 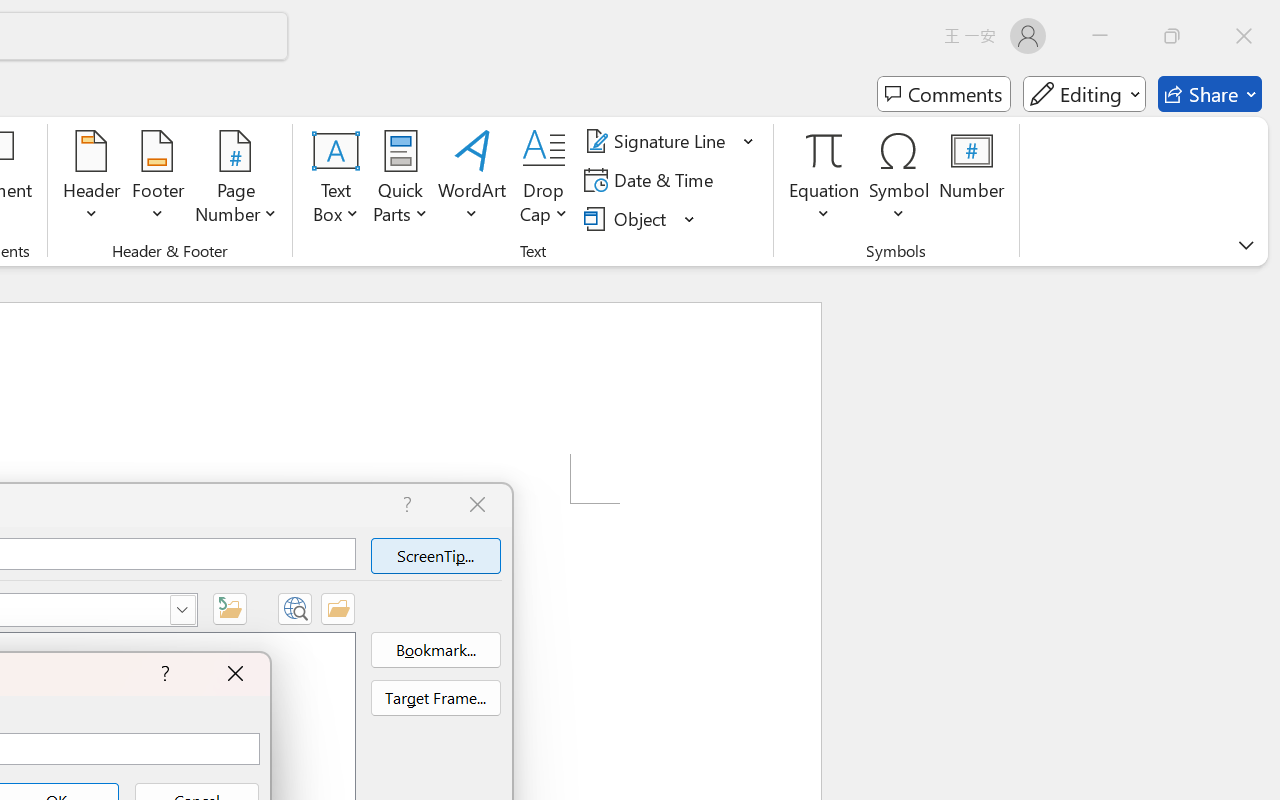 What do you see at coordinates (471, 179) in the screenshot?
I see `'WordArt'` at bounding box center [471, 179].